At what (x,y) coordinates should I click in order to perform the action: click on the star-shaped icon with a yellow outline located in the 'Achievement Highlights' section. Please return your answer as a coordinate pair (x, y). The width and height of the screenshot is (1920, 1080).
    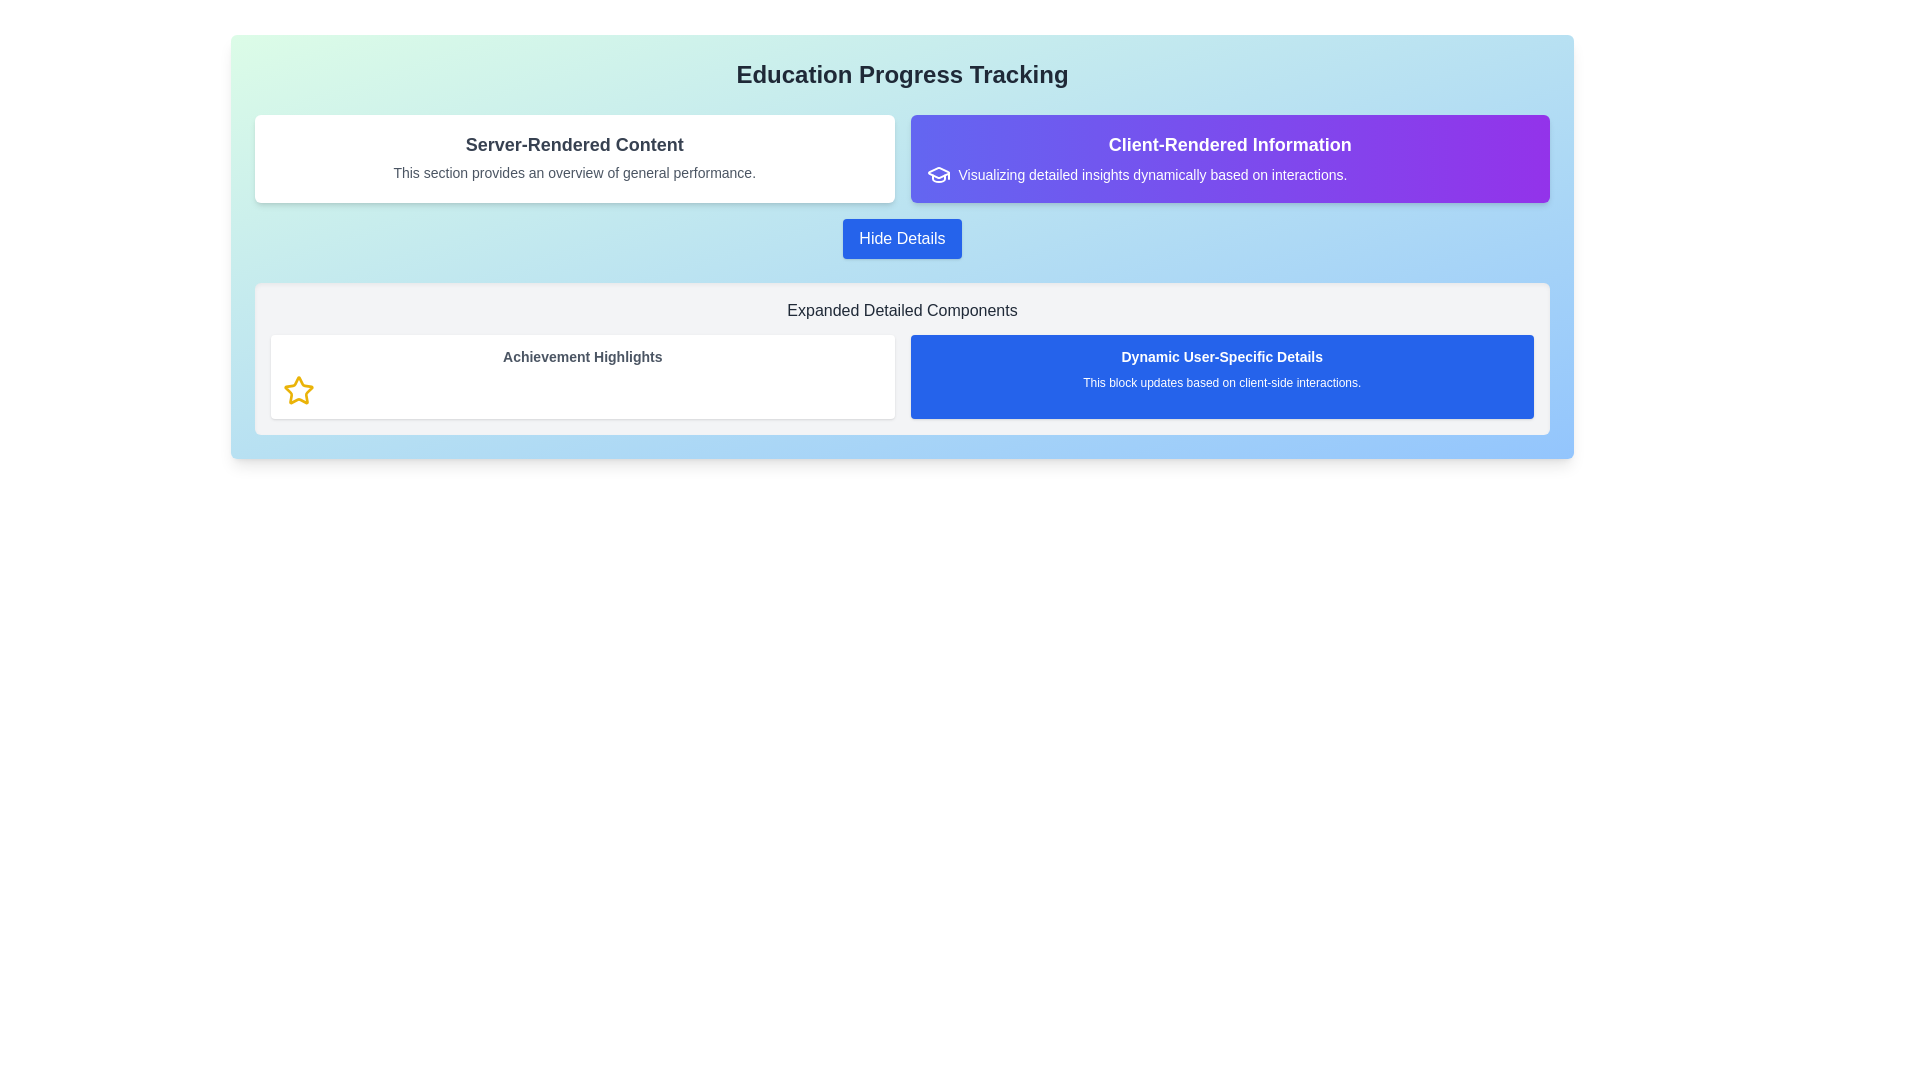
    Looking at the image, I should click on (297, 390).